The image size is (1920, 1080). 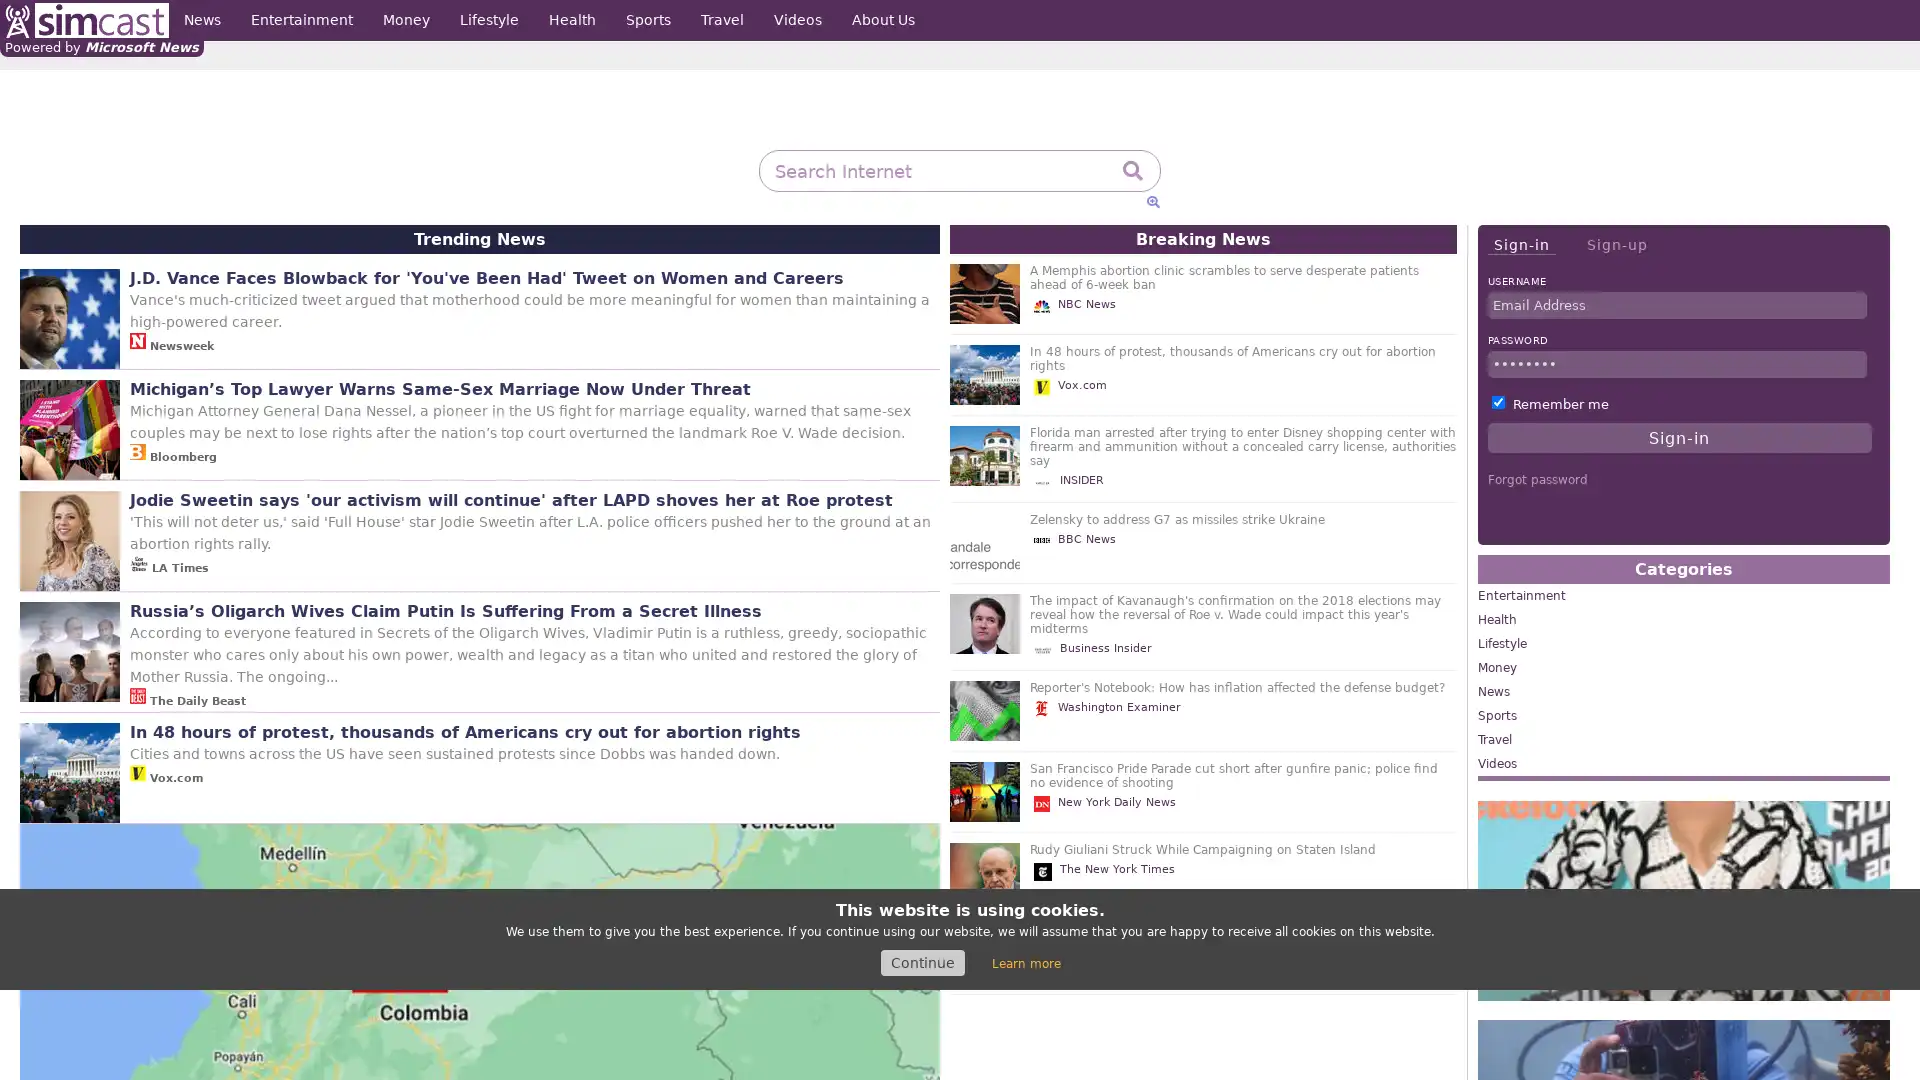 I want to click on Sign-in, so click(x=1679, y=437).